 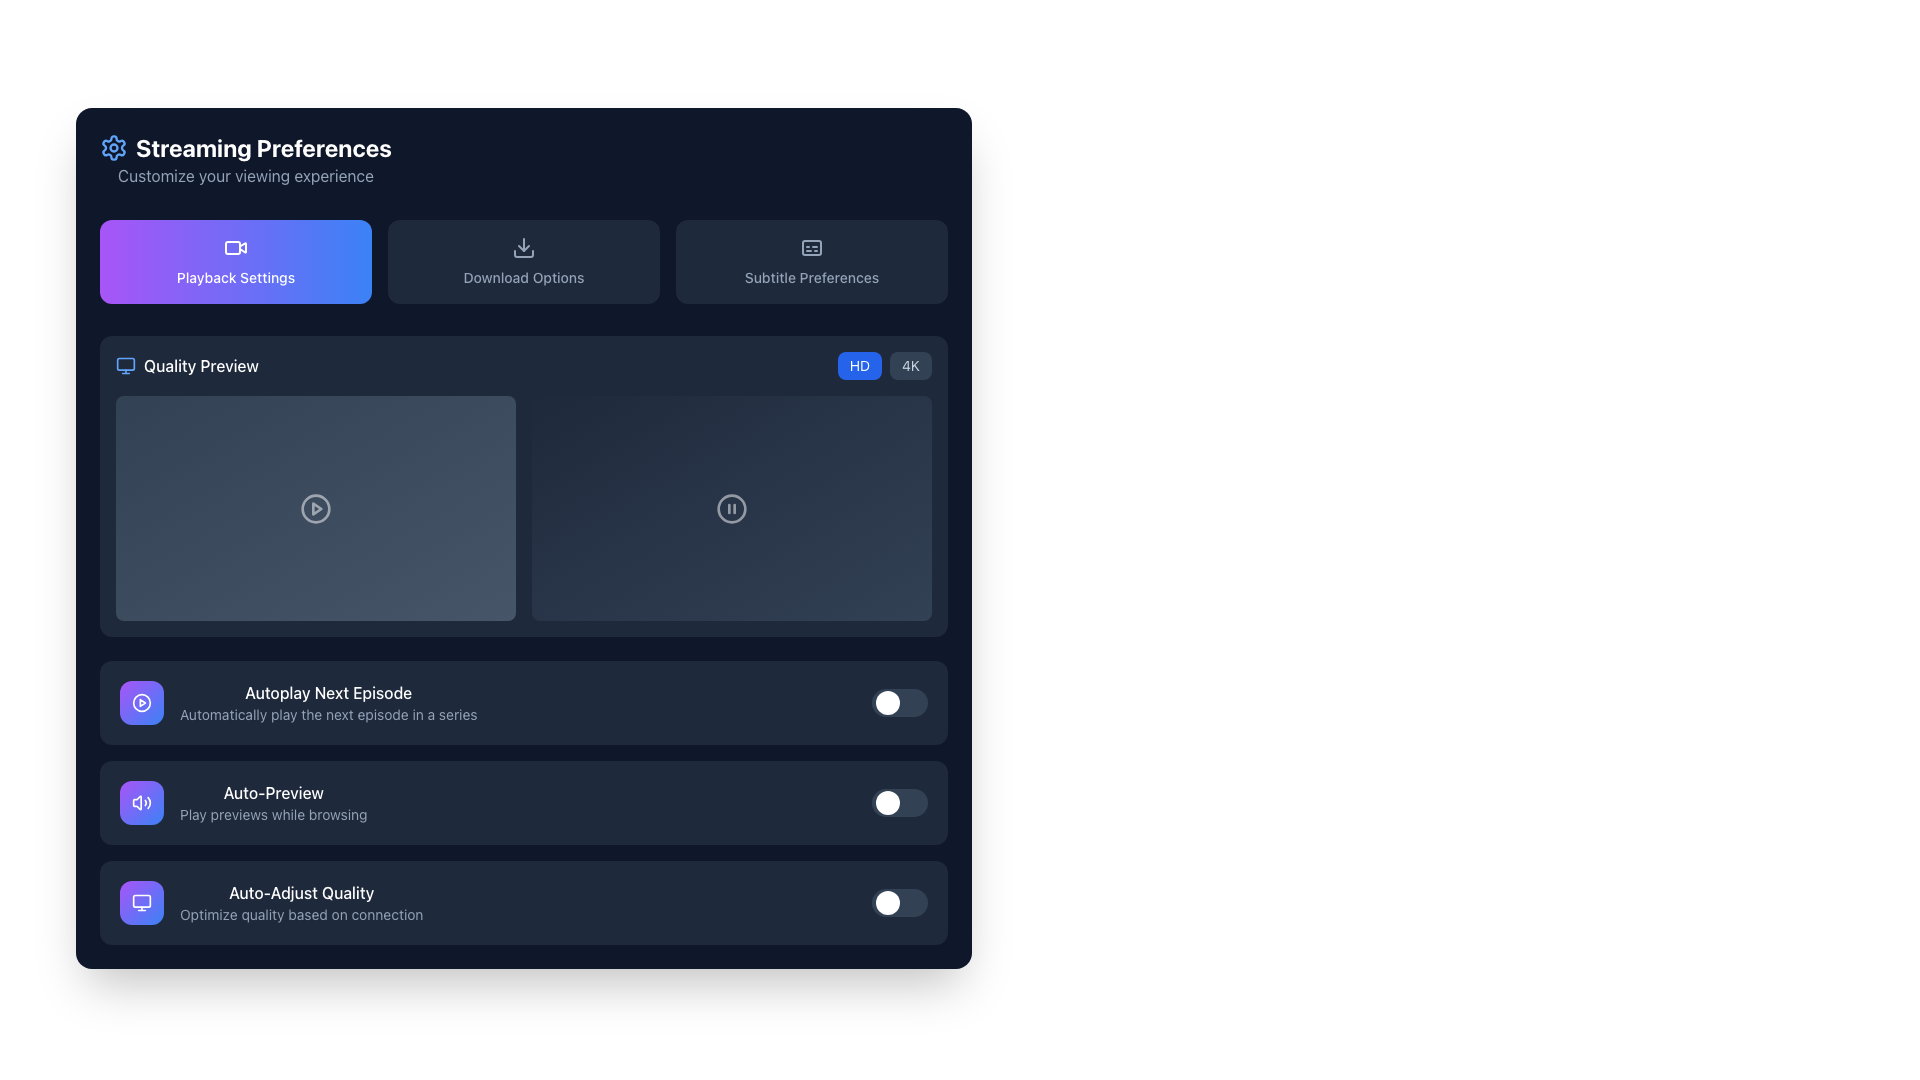 I want to click on the interactive toggle switch located centrally in the settings list, just below 'Autoplay Next Episode' and above 'Auto-Adjust Quality', so click(x=523, y=801).